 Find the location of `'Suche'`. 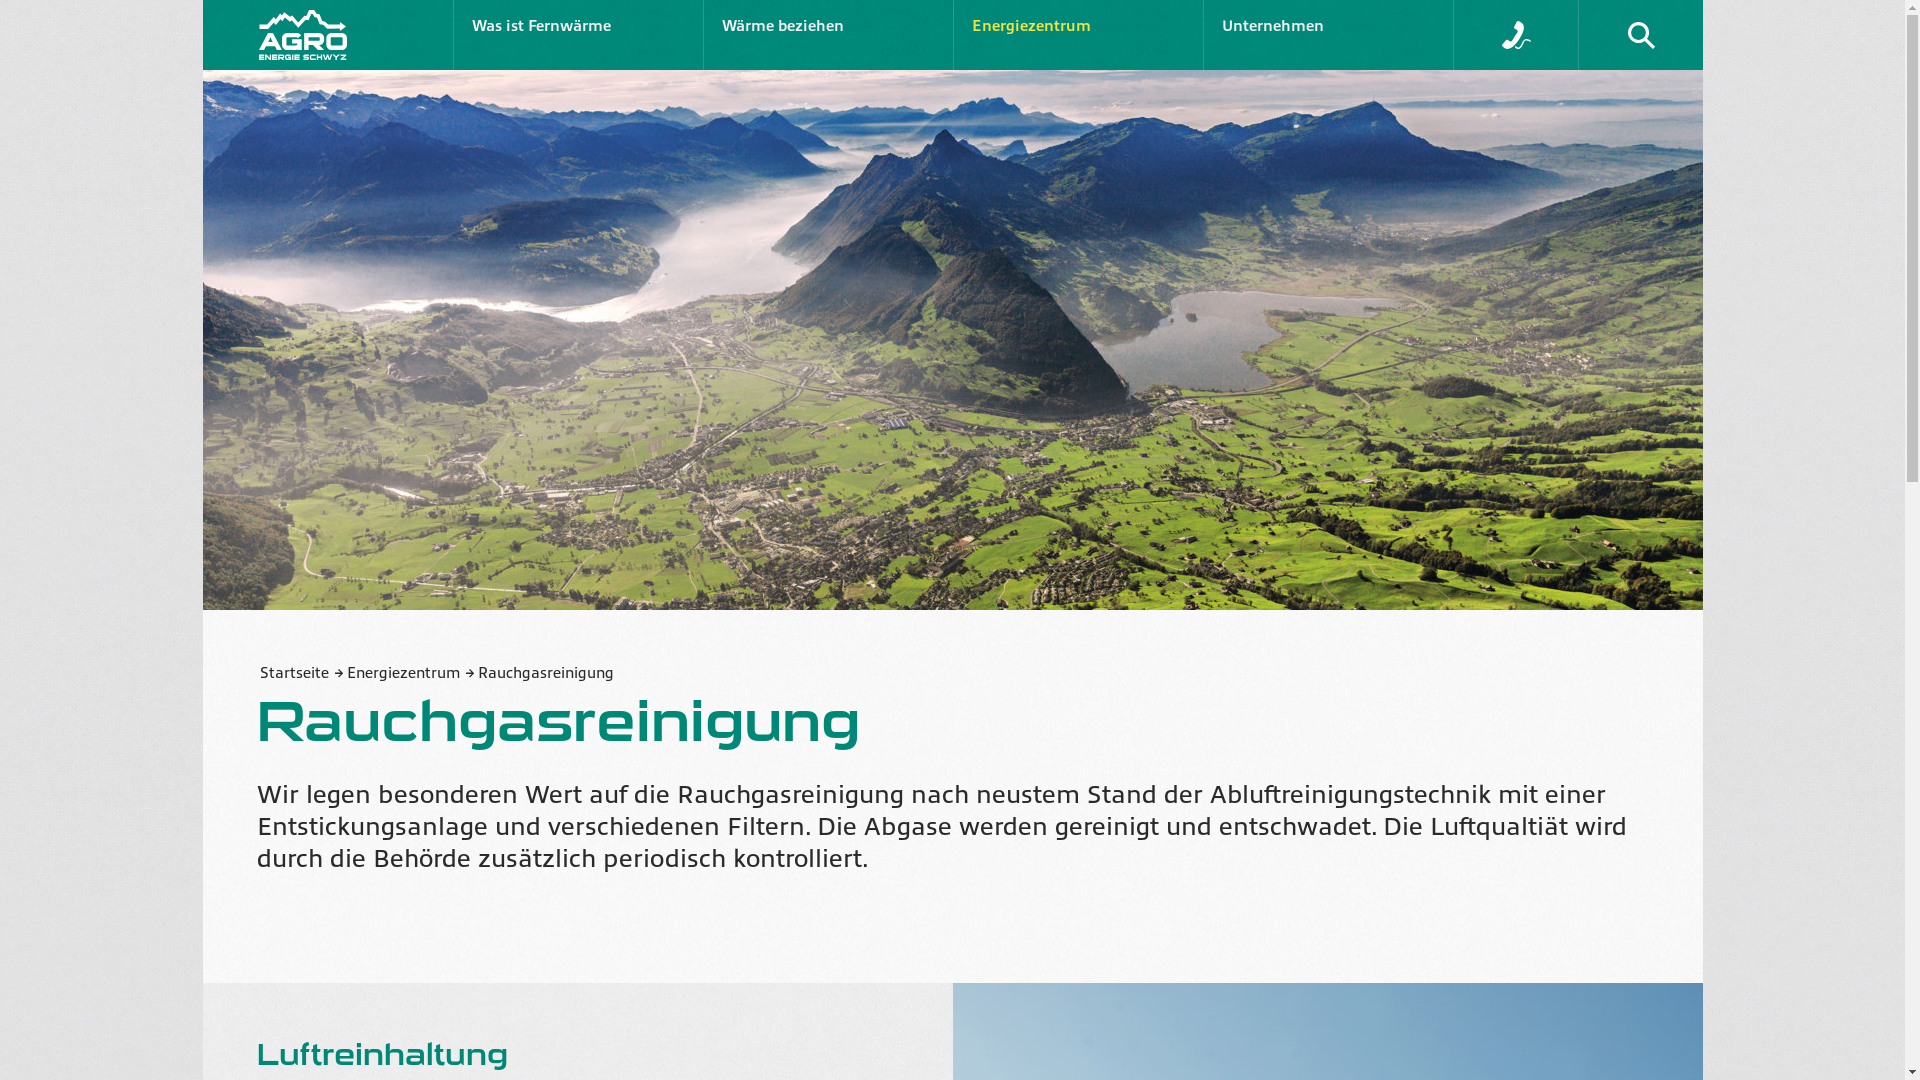

'Suche' is located at coordinates (1640, 34).